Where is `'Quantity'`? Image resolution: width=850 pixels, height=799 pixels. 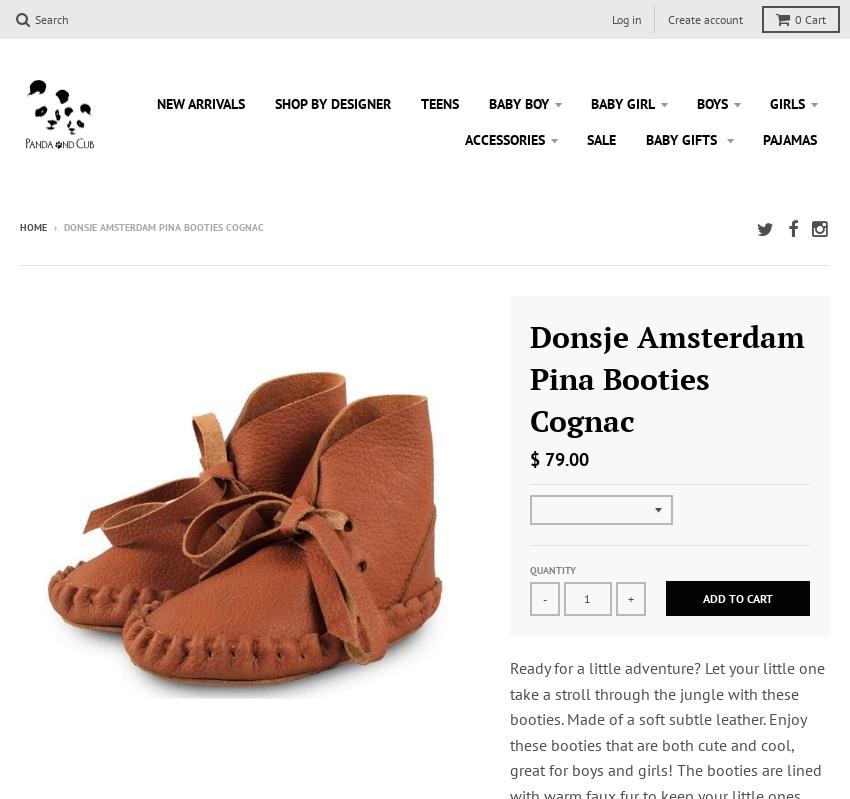 'Quantity' is located at coordinates (550, 570).